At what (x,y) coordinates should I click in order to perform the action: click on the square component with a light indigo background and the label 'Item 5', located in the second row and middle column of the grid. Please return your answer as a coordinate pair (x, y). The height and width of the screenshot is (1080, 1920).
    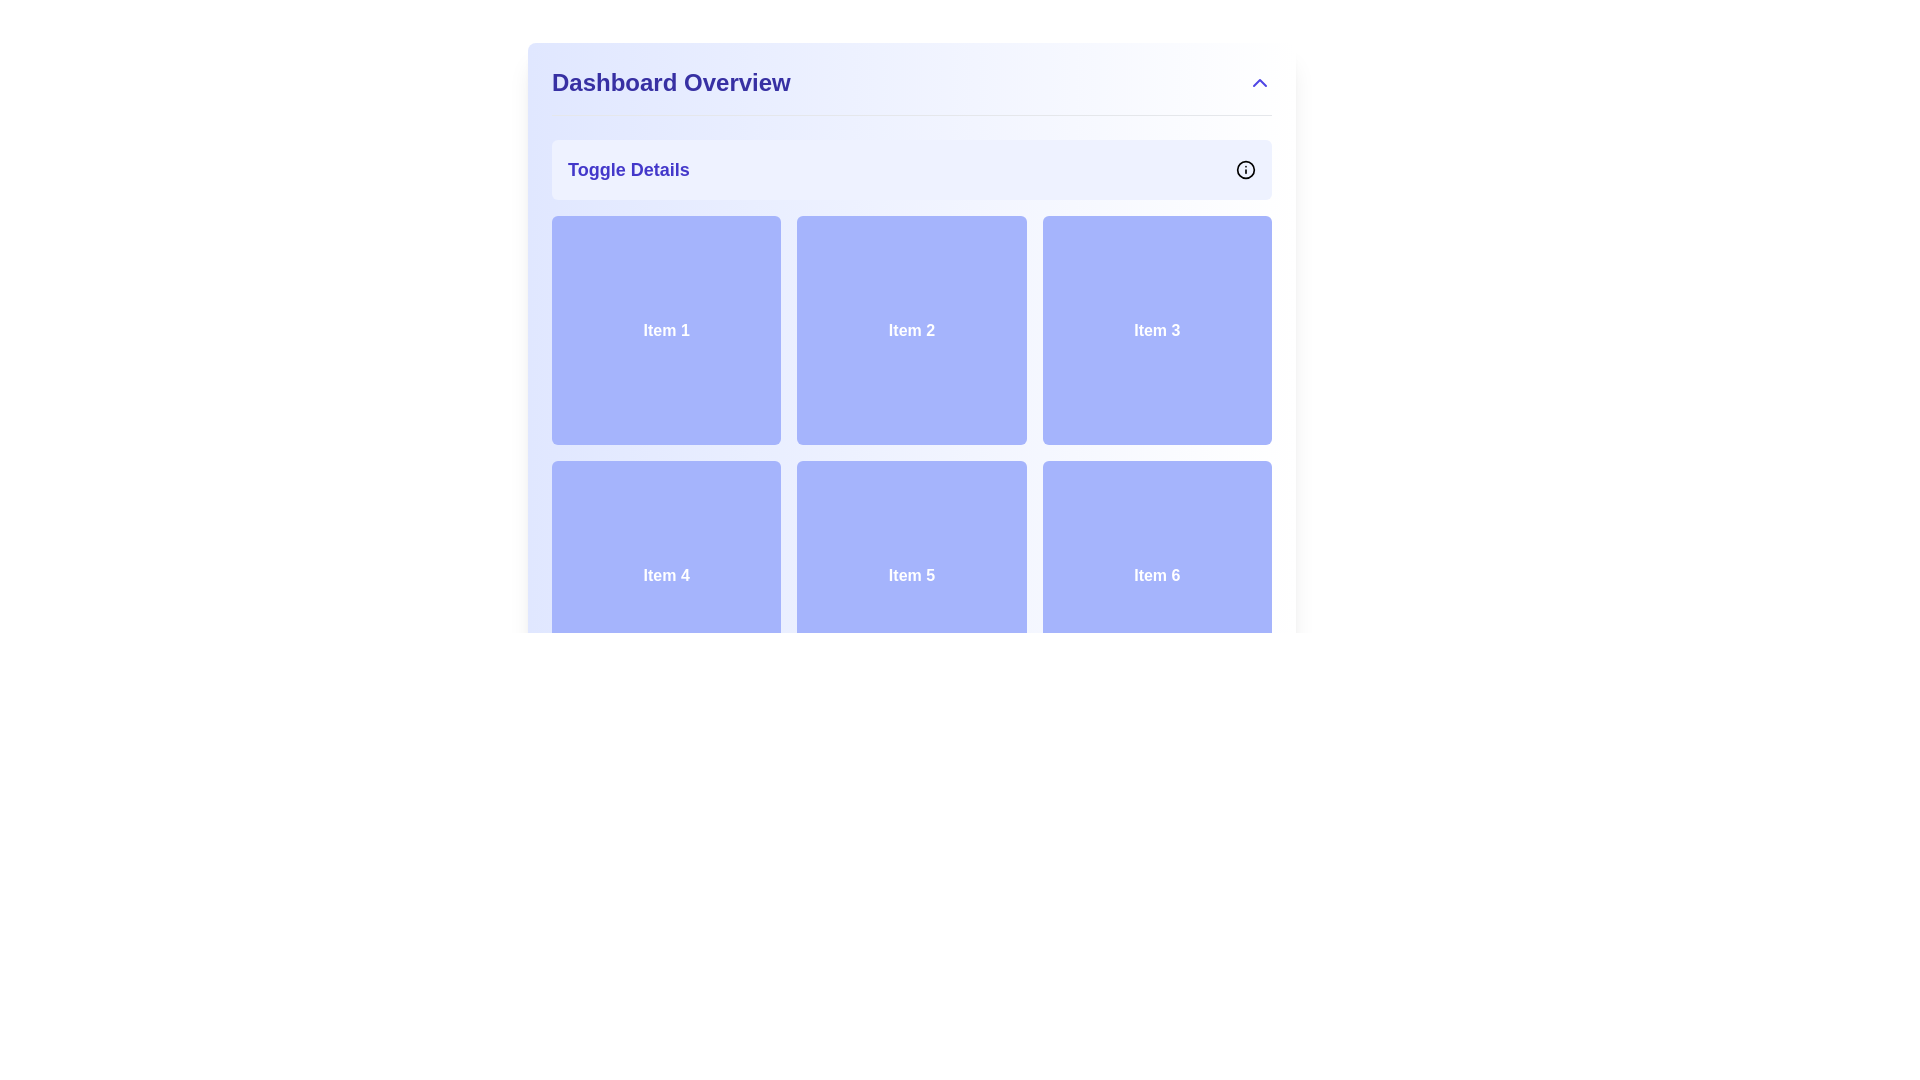
    Looking at the image, I should click on (911, 575).